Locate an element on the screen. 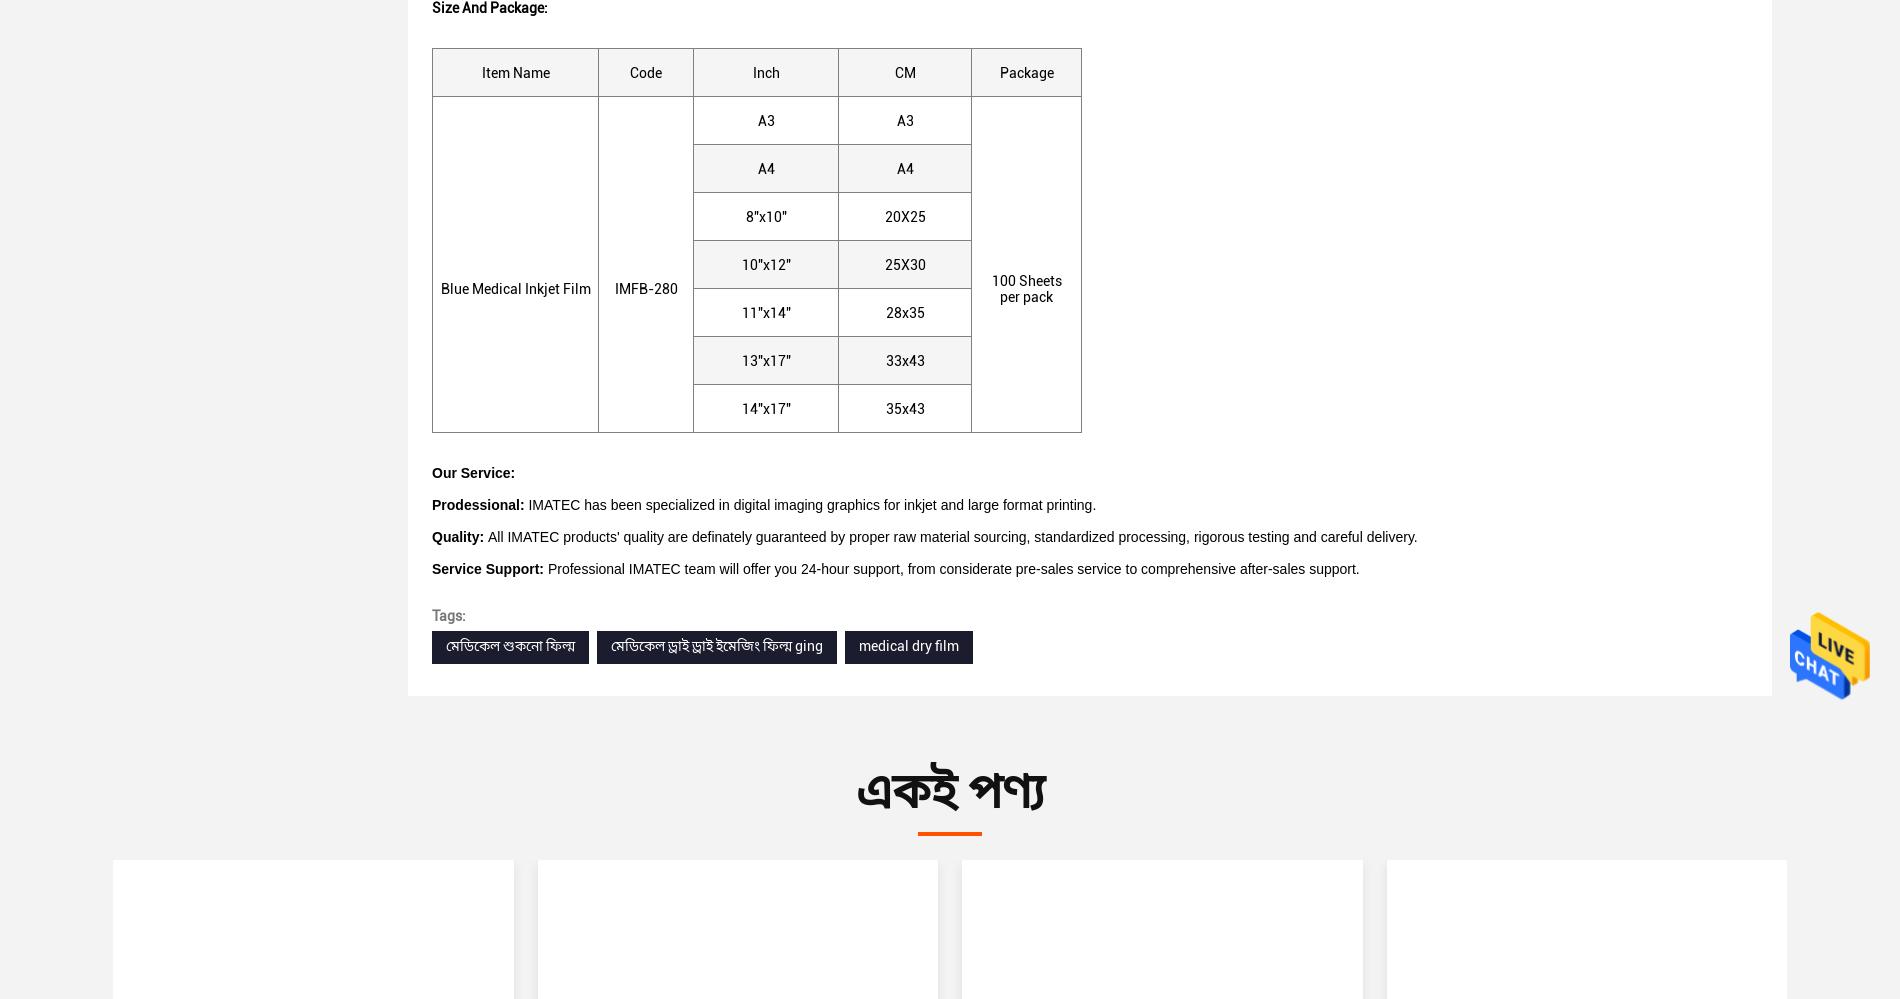 Image resolution: width=1900 pixels, height=999 pixels. 'IMATEC has been specialized in digital imaging graphics for inkjet and large format printing.' is located at coordinates (808, 503).